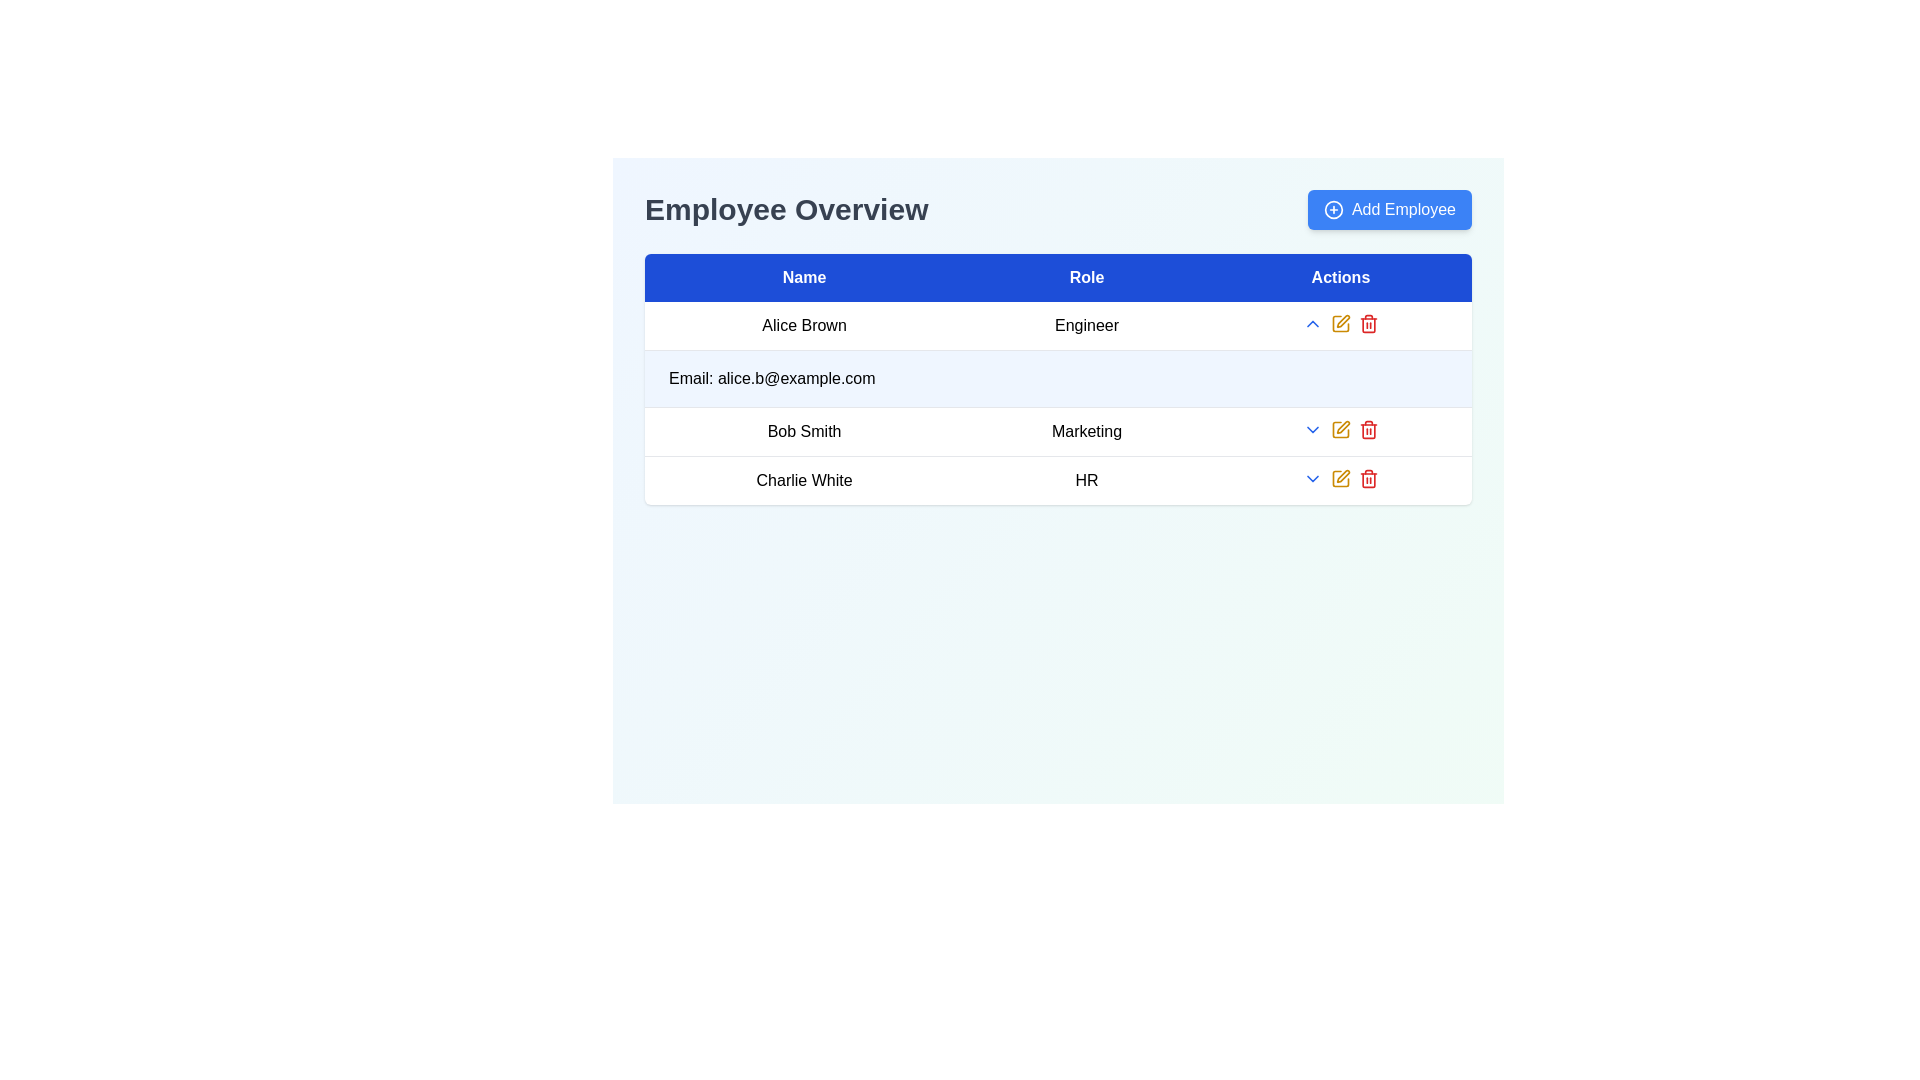  Describe the element at coordinates (1367, 480) in the screenshot. I see `the visual representation of the delete functionality icon, which is part of the trash bin icon located under the 'Actions' column of the table, specifically the rectangular body below the lid` at that location.